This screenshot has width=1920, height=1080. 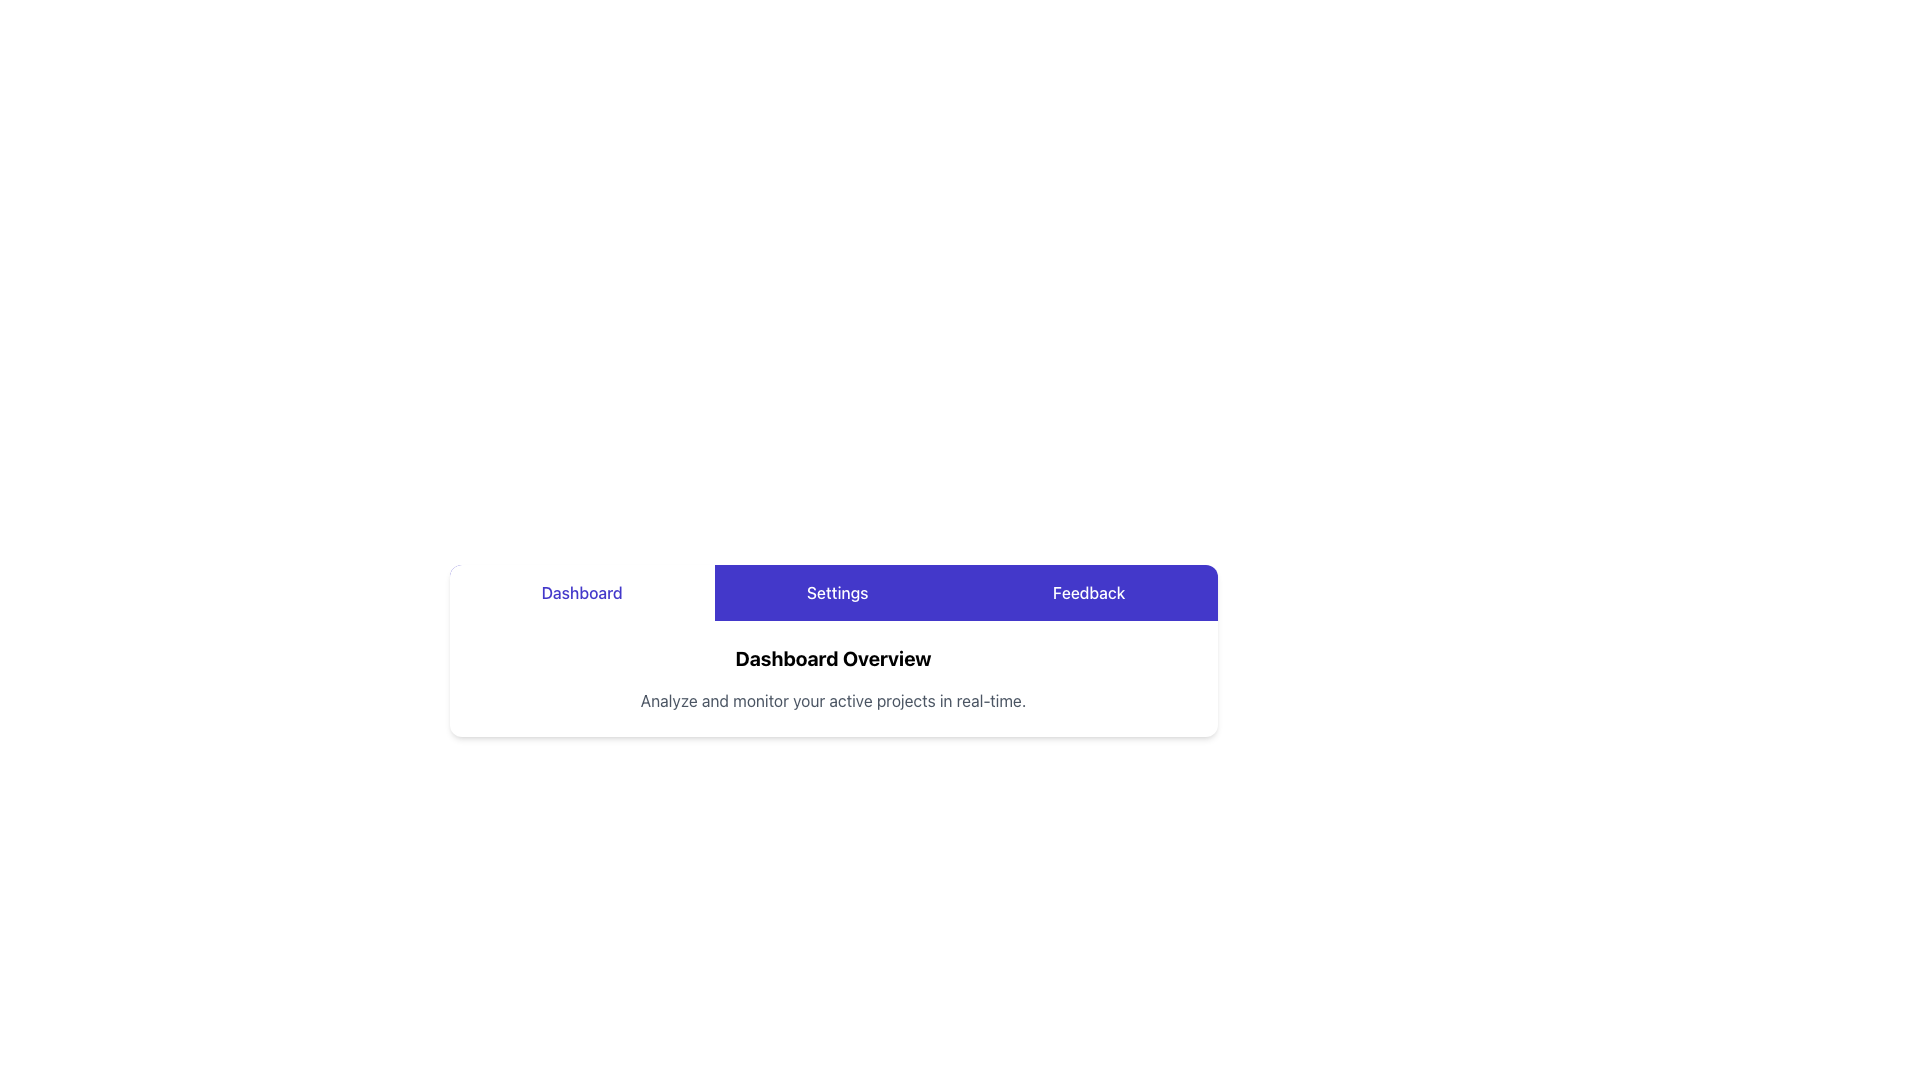 I want to click on the feedback button located at the rightmost part of the blue header section, so click(x=1088, y=592).